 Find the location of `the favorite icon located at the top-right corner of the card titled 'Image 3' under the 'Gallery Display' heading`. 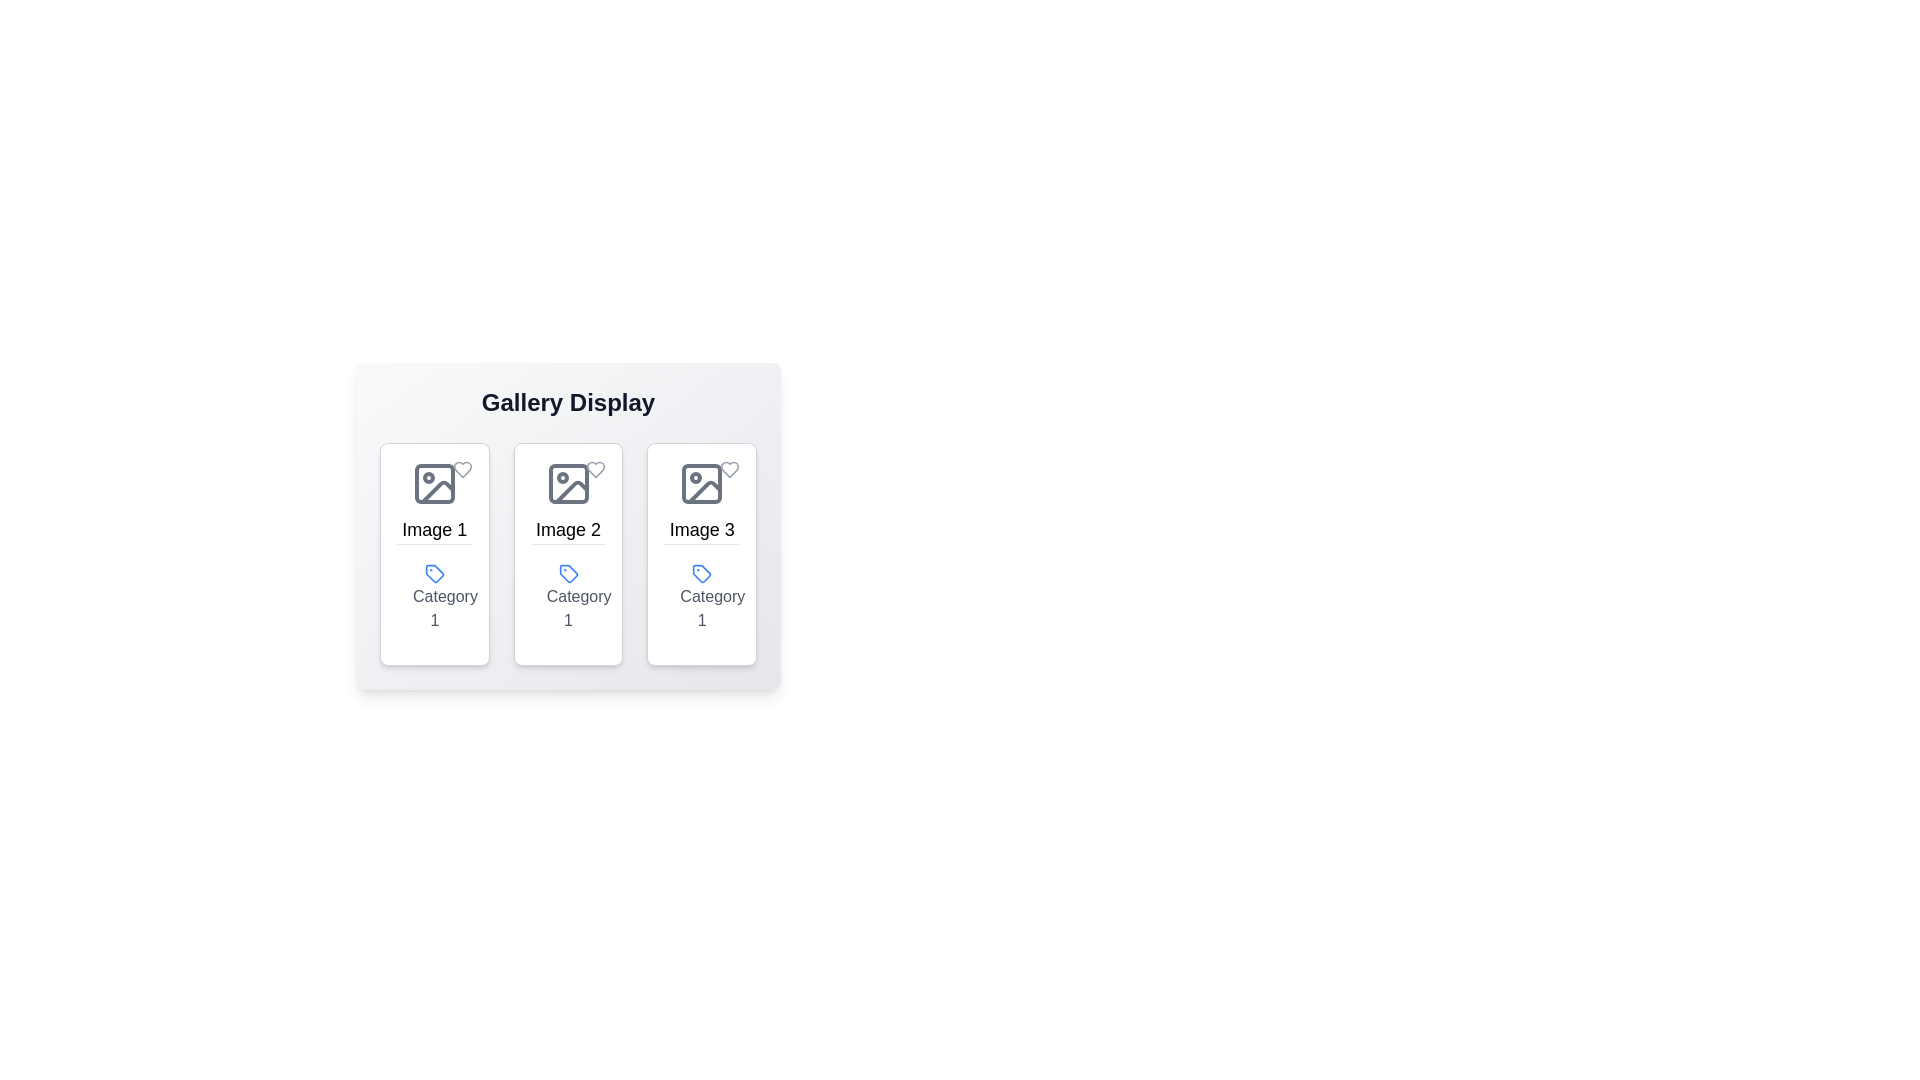

the favorite icon located at the top-right corner of the card titled 'Image 3' under the 'Gallery Display' heading is located at coordinates (728, 470).